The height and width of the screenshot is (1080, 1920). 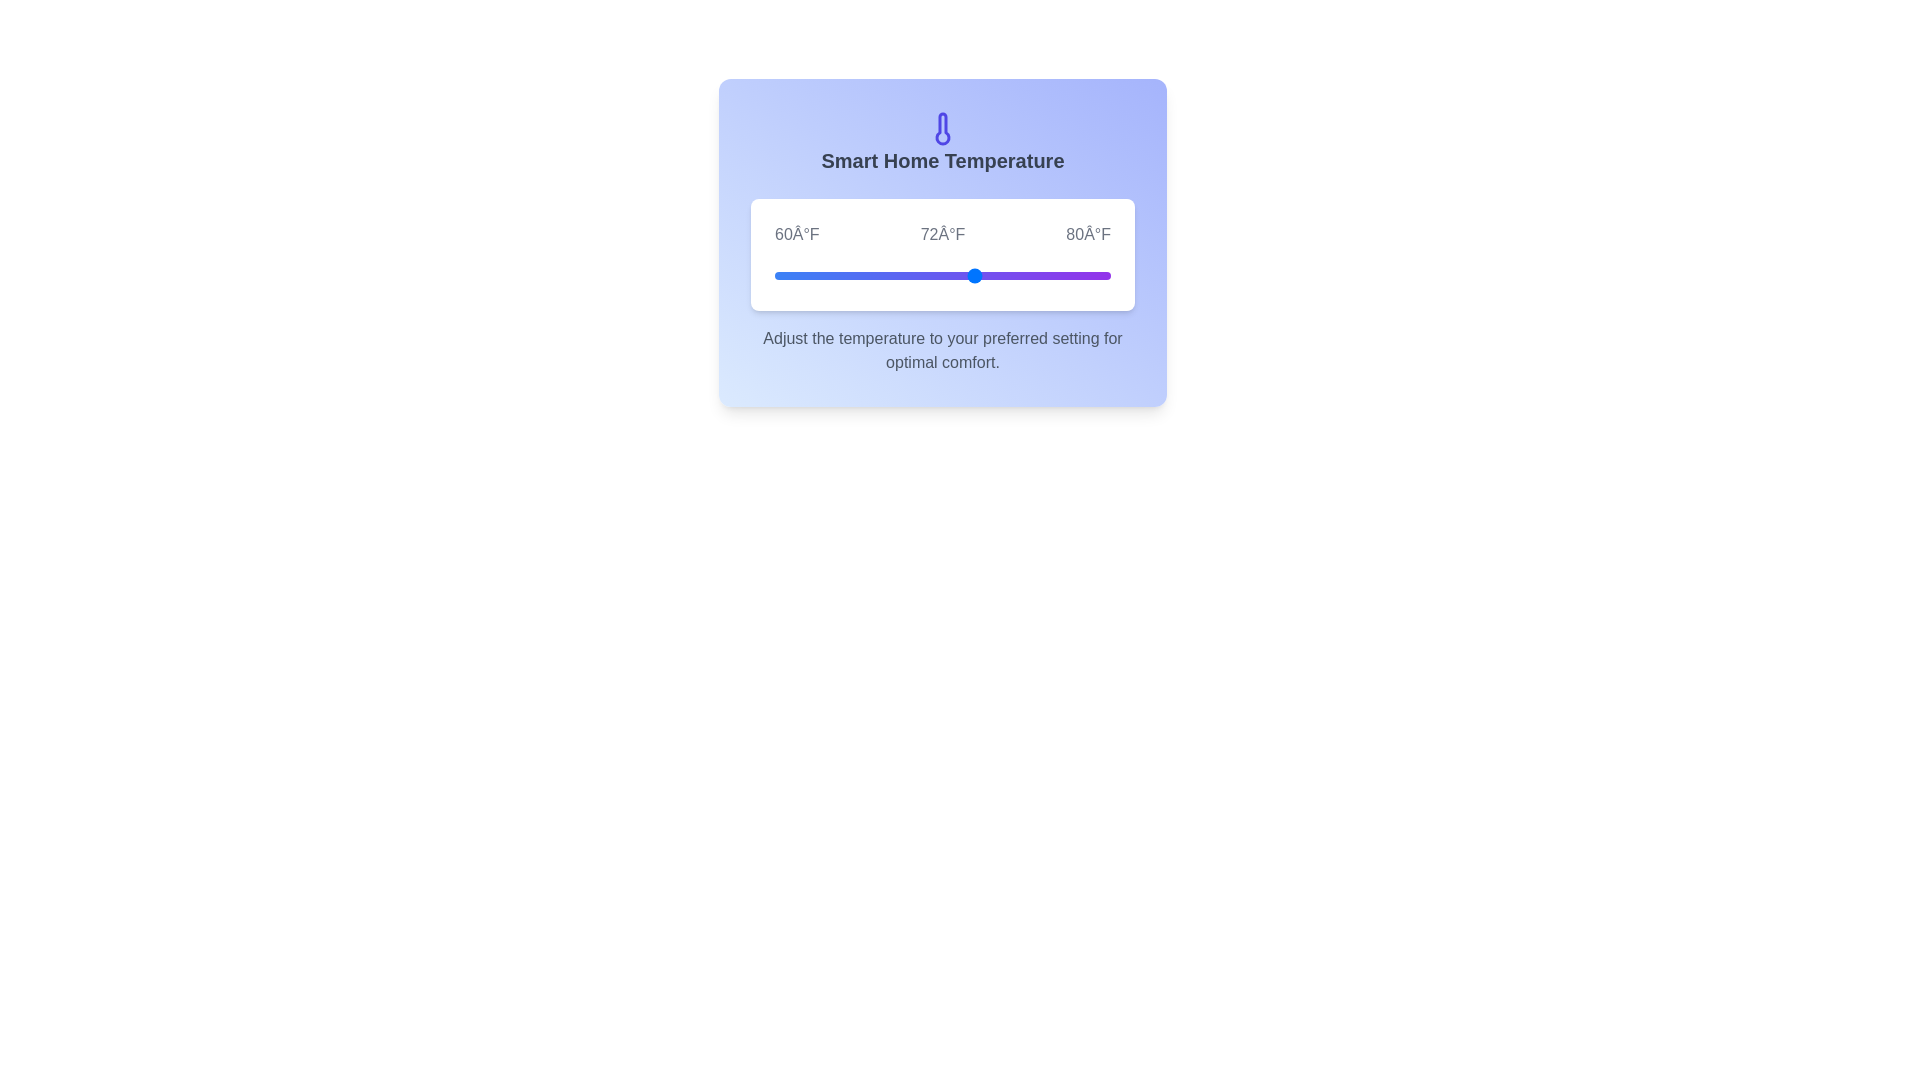 What do you see at coordinates (859, 276) in the screenshot?
I see `the temperature slider to 65°F` at bounding box center [859, 276].